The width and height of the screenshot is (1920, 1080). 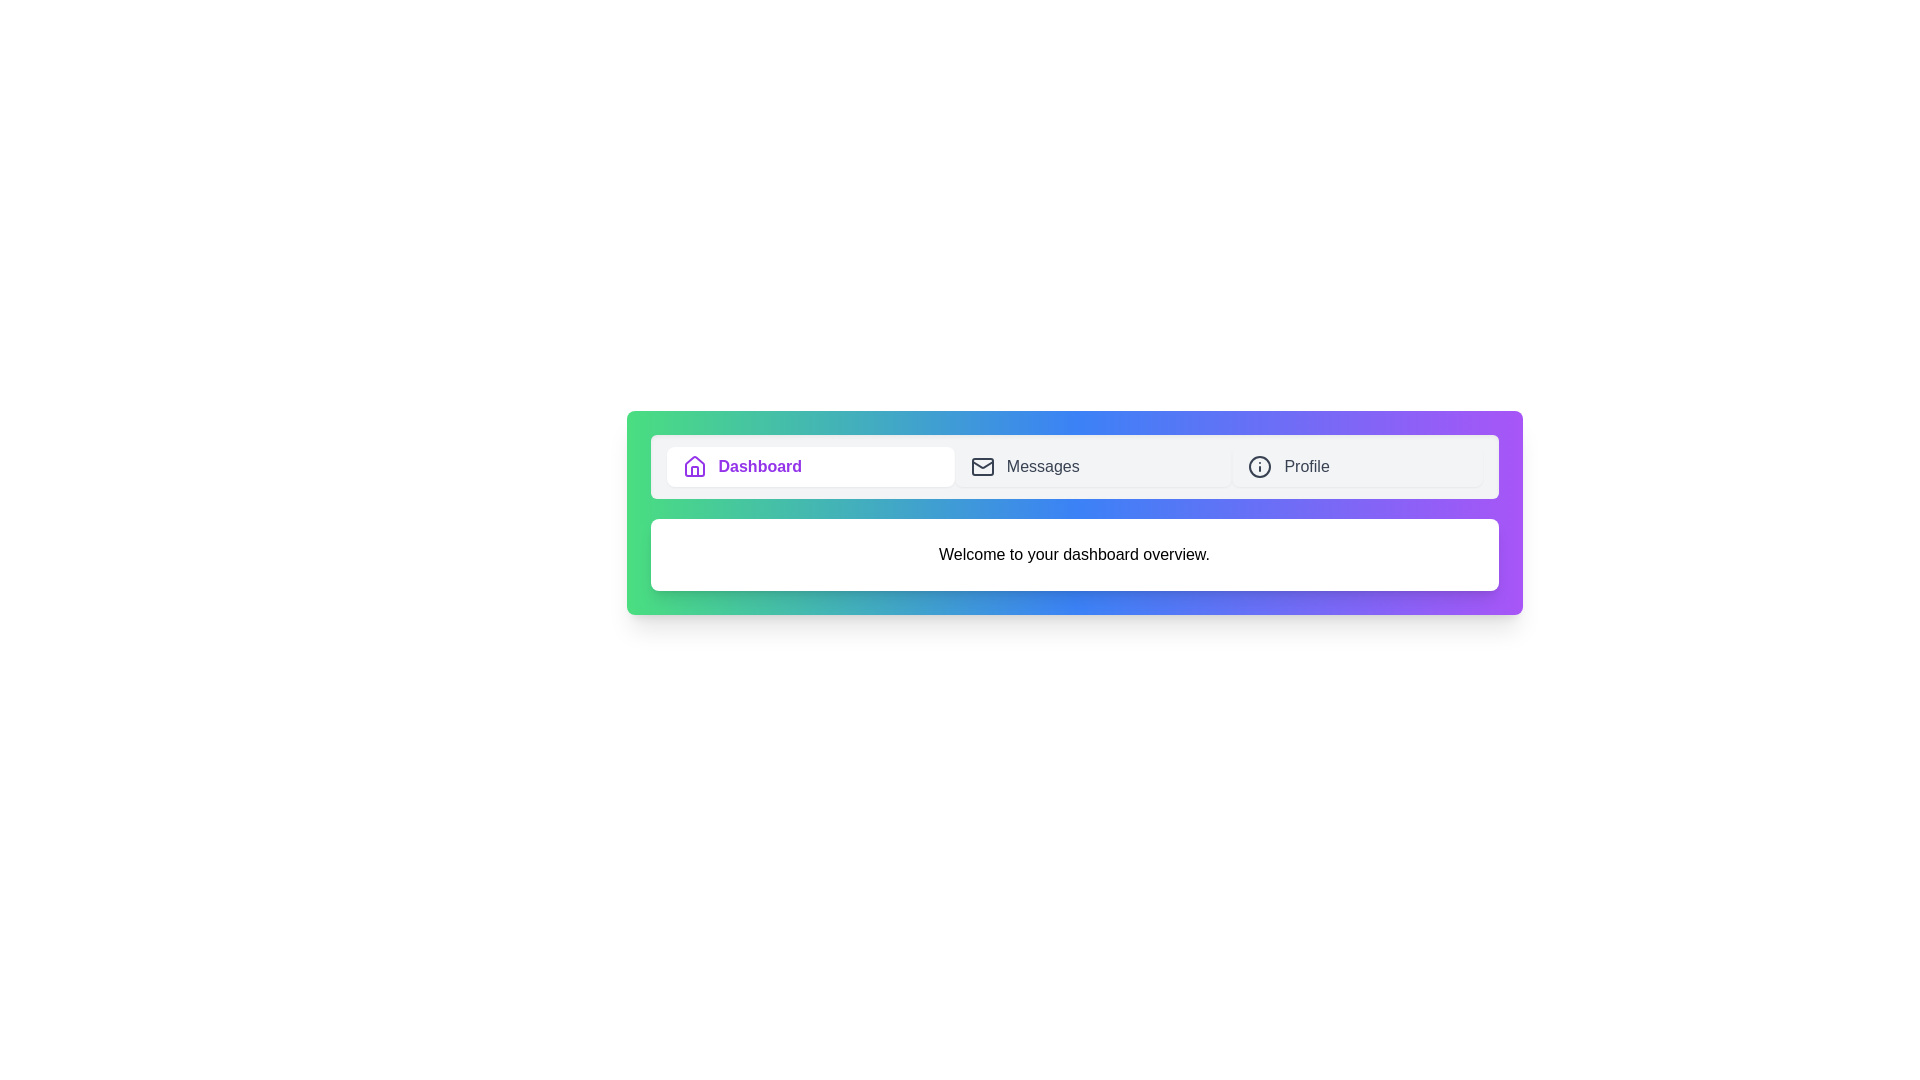 What do you see at coordinates (1073, 555) in the screenshot?
I see `the text content to select it for interaction` at bounding box center [1073, 555].